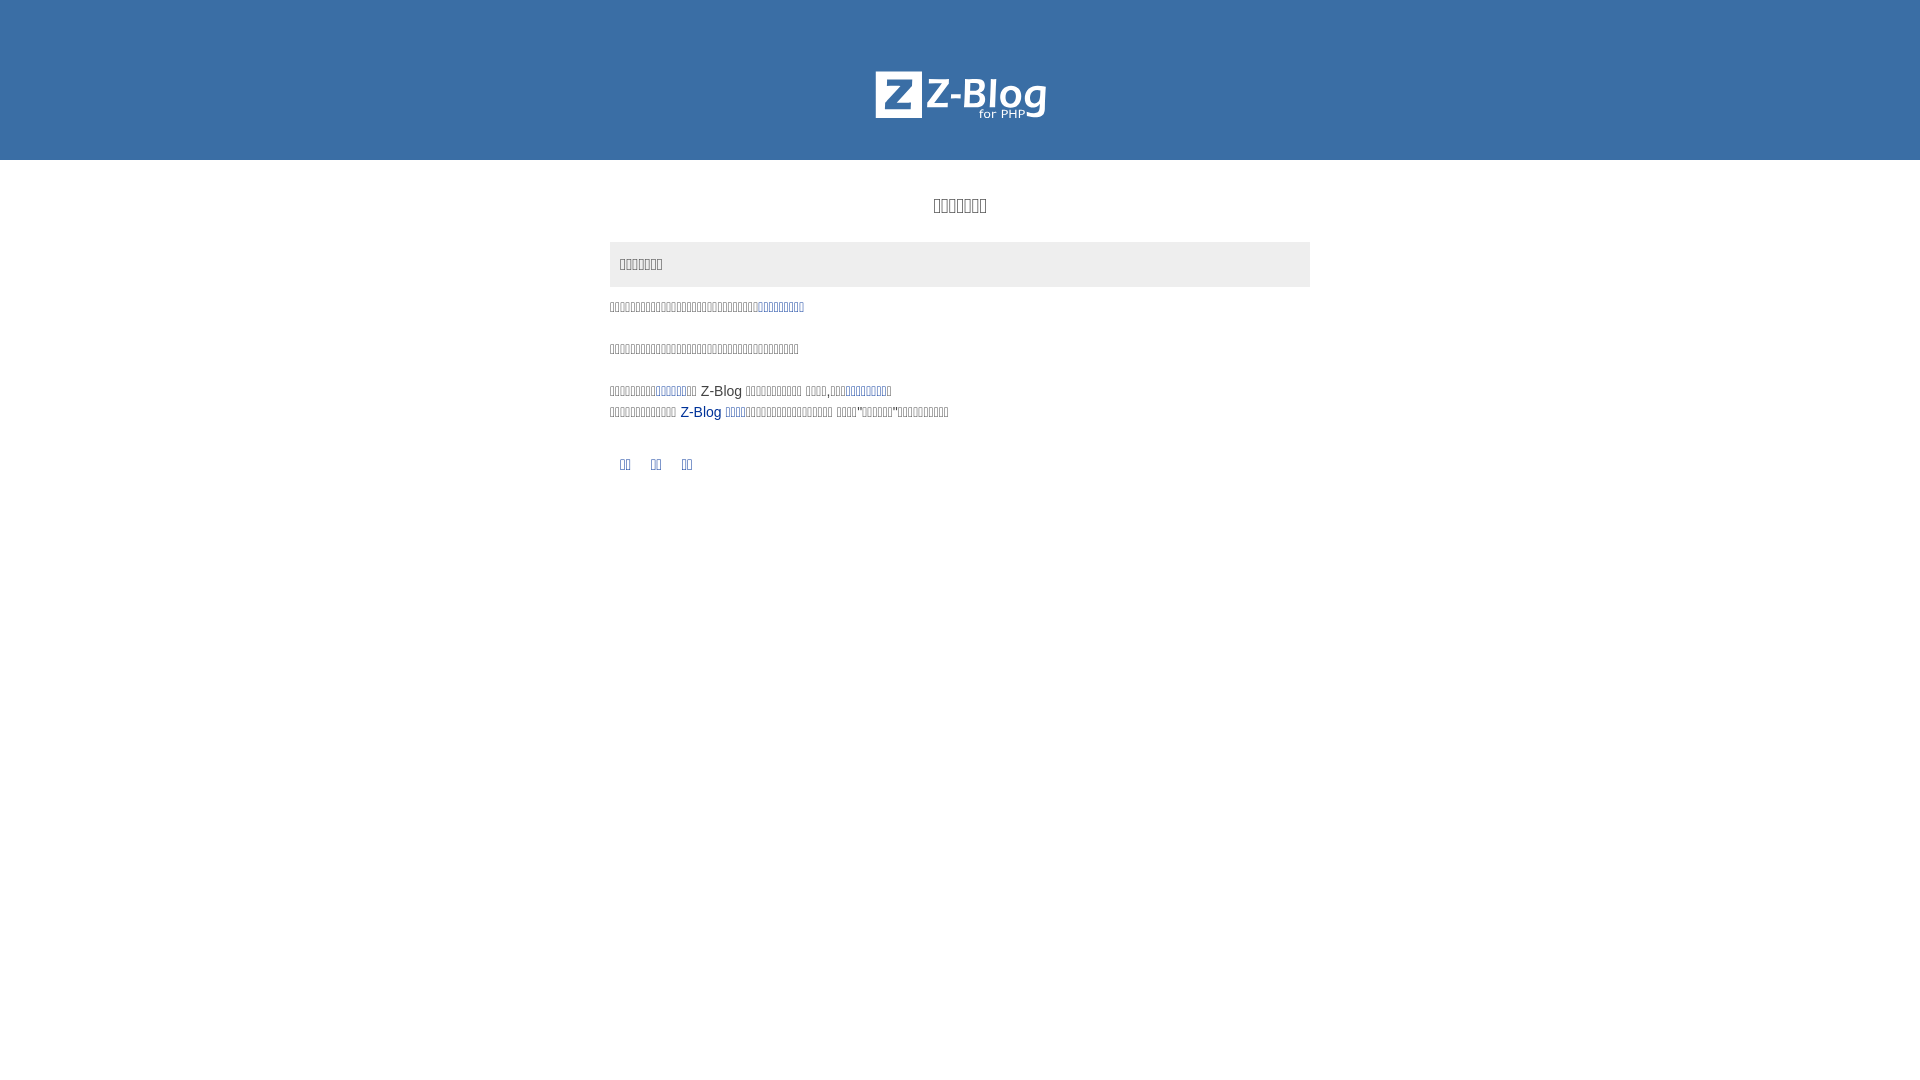  I want to click on 'Z-BlogPHP', so click(960, 95).